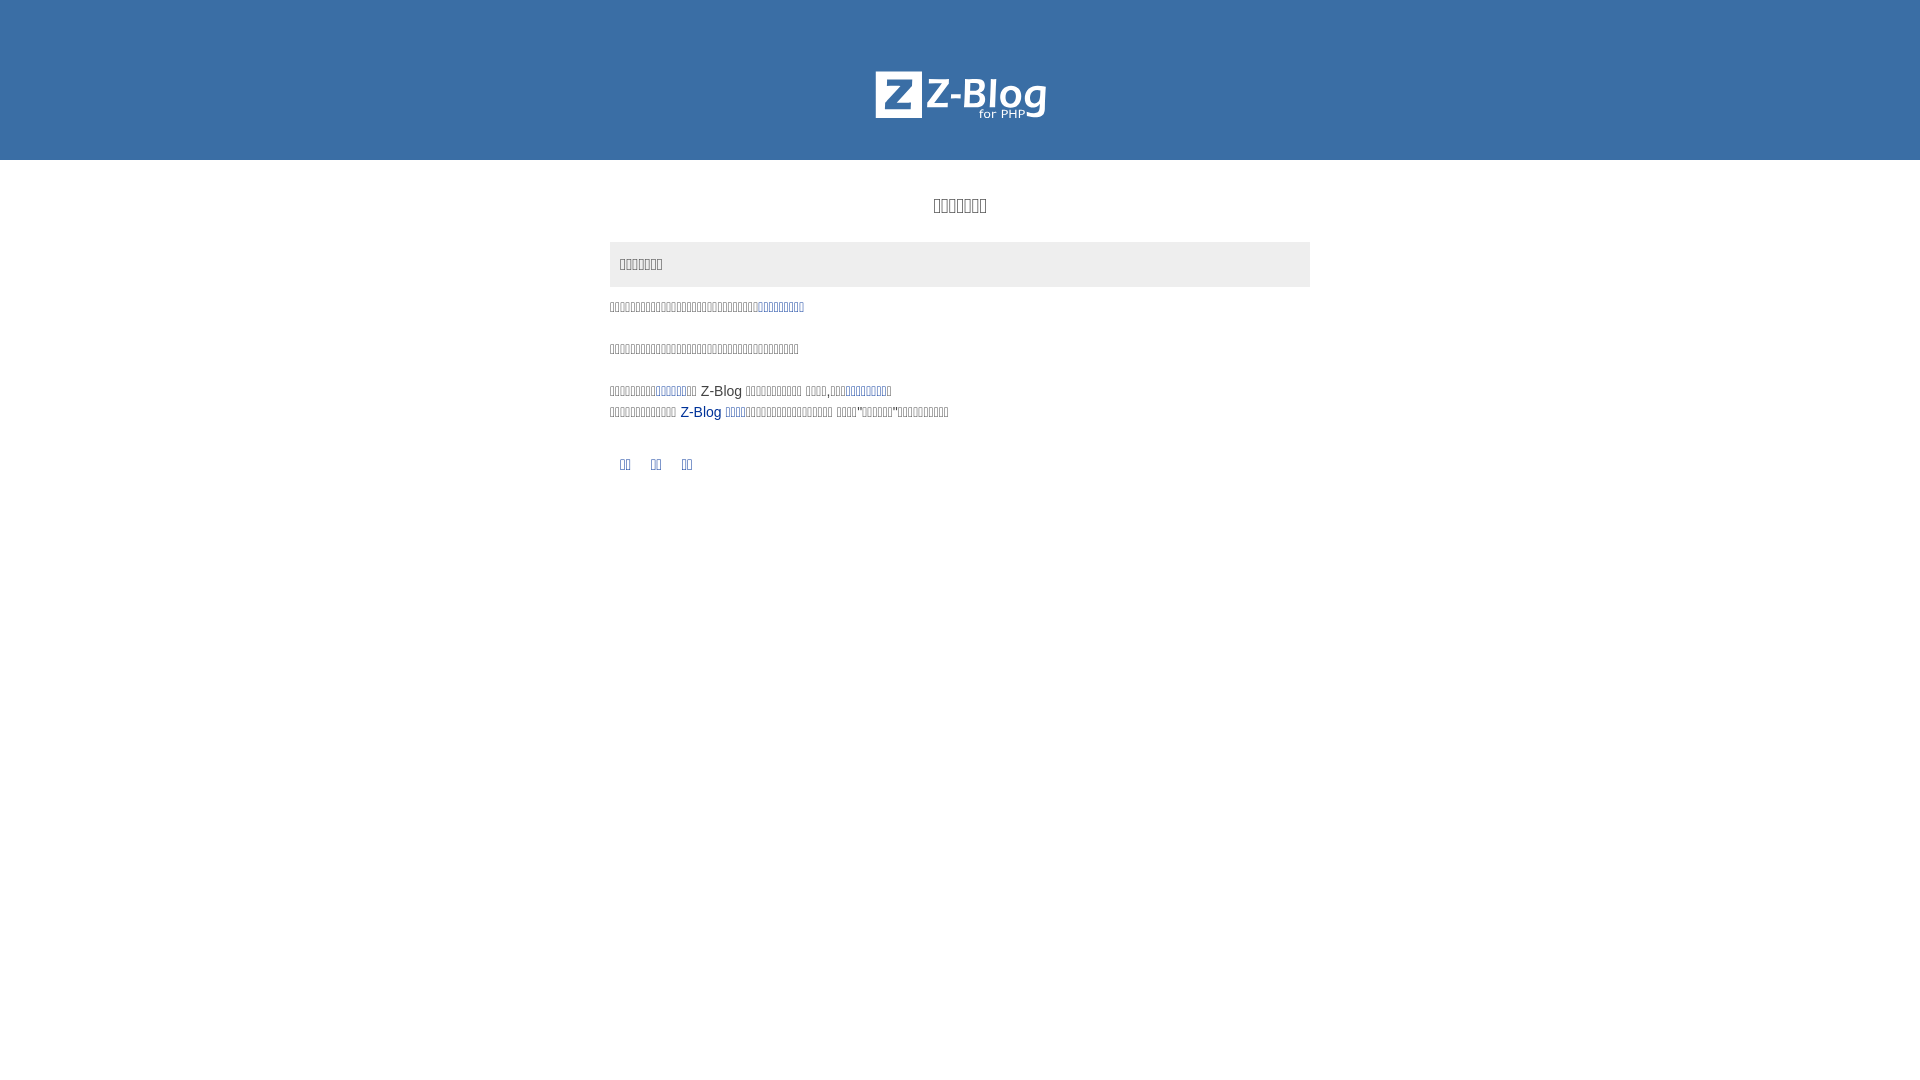  I want to click on 'Z-BlogPHP', so click(960, 95).